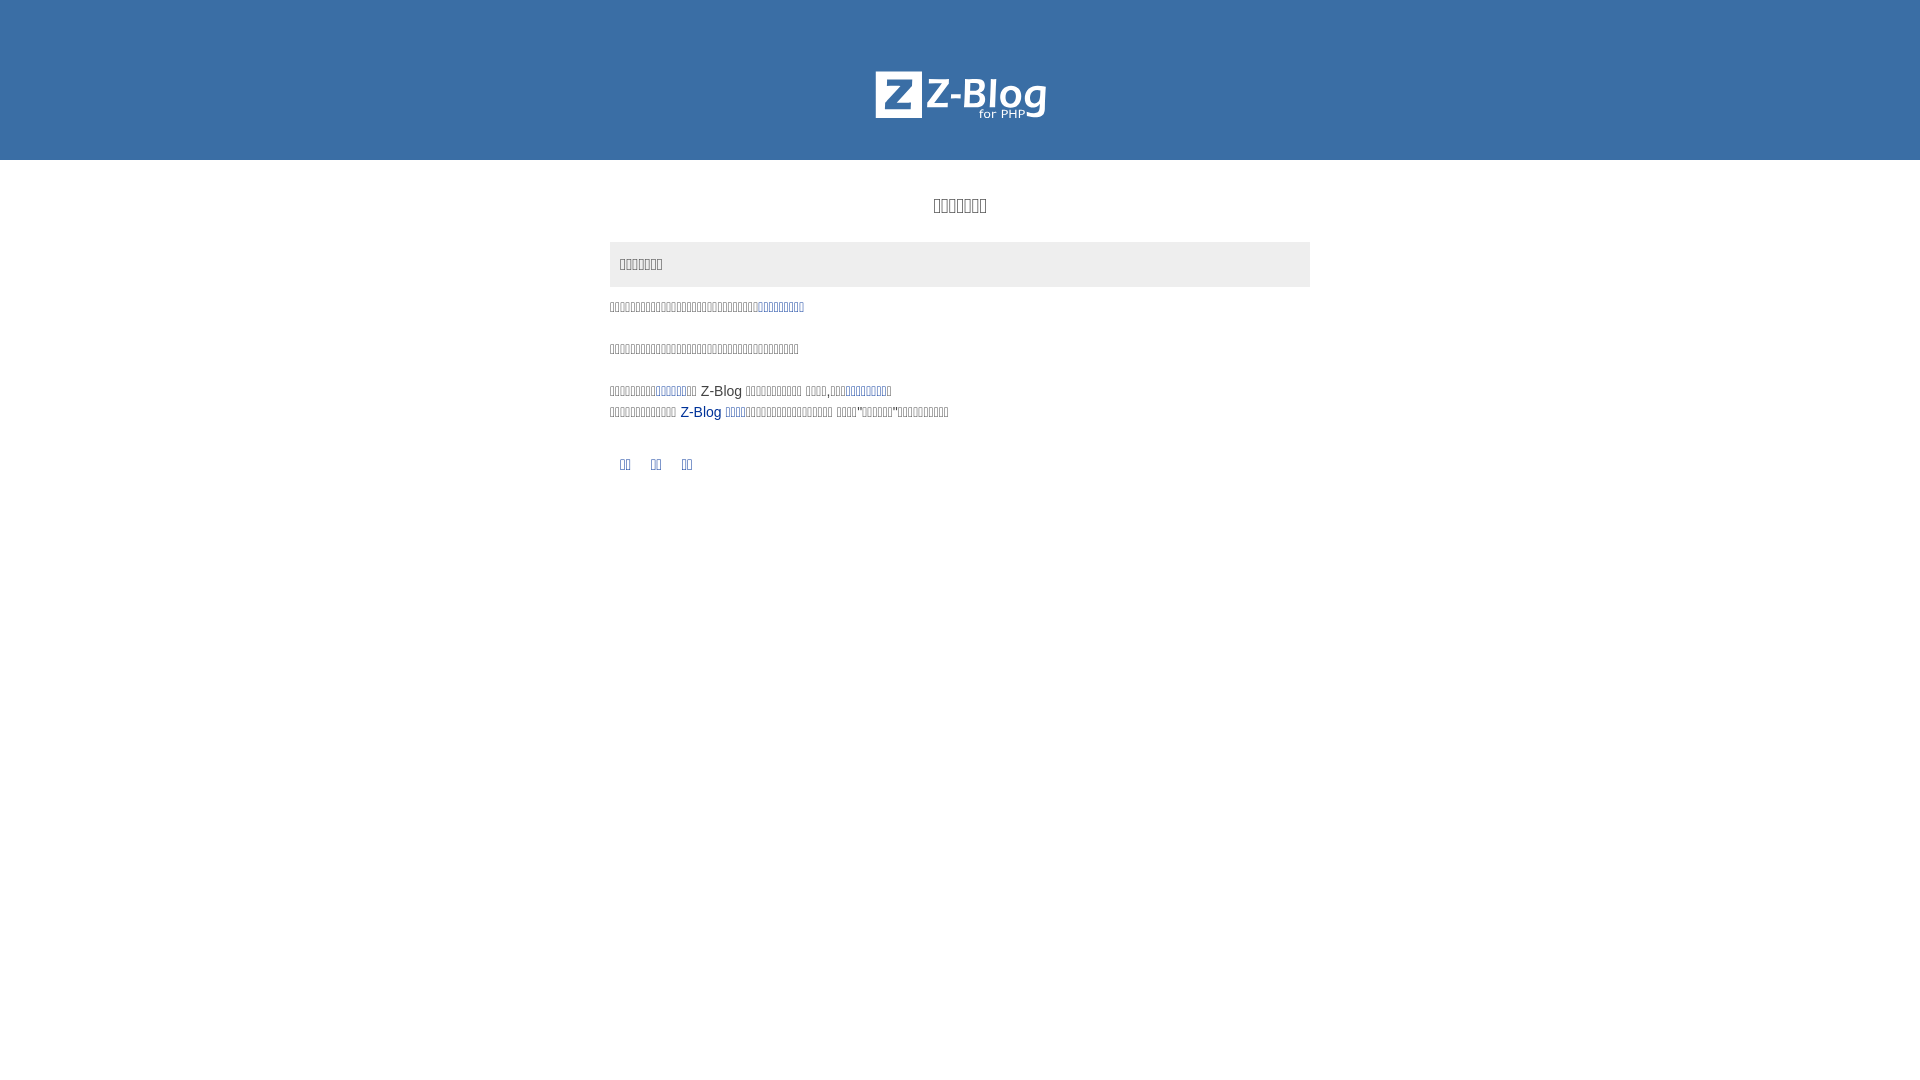  I want to click on 'Z-BlogPHP', so click(960, 95).